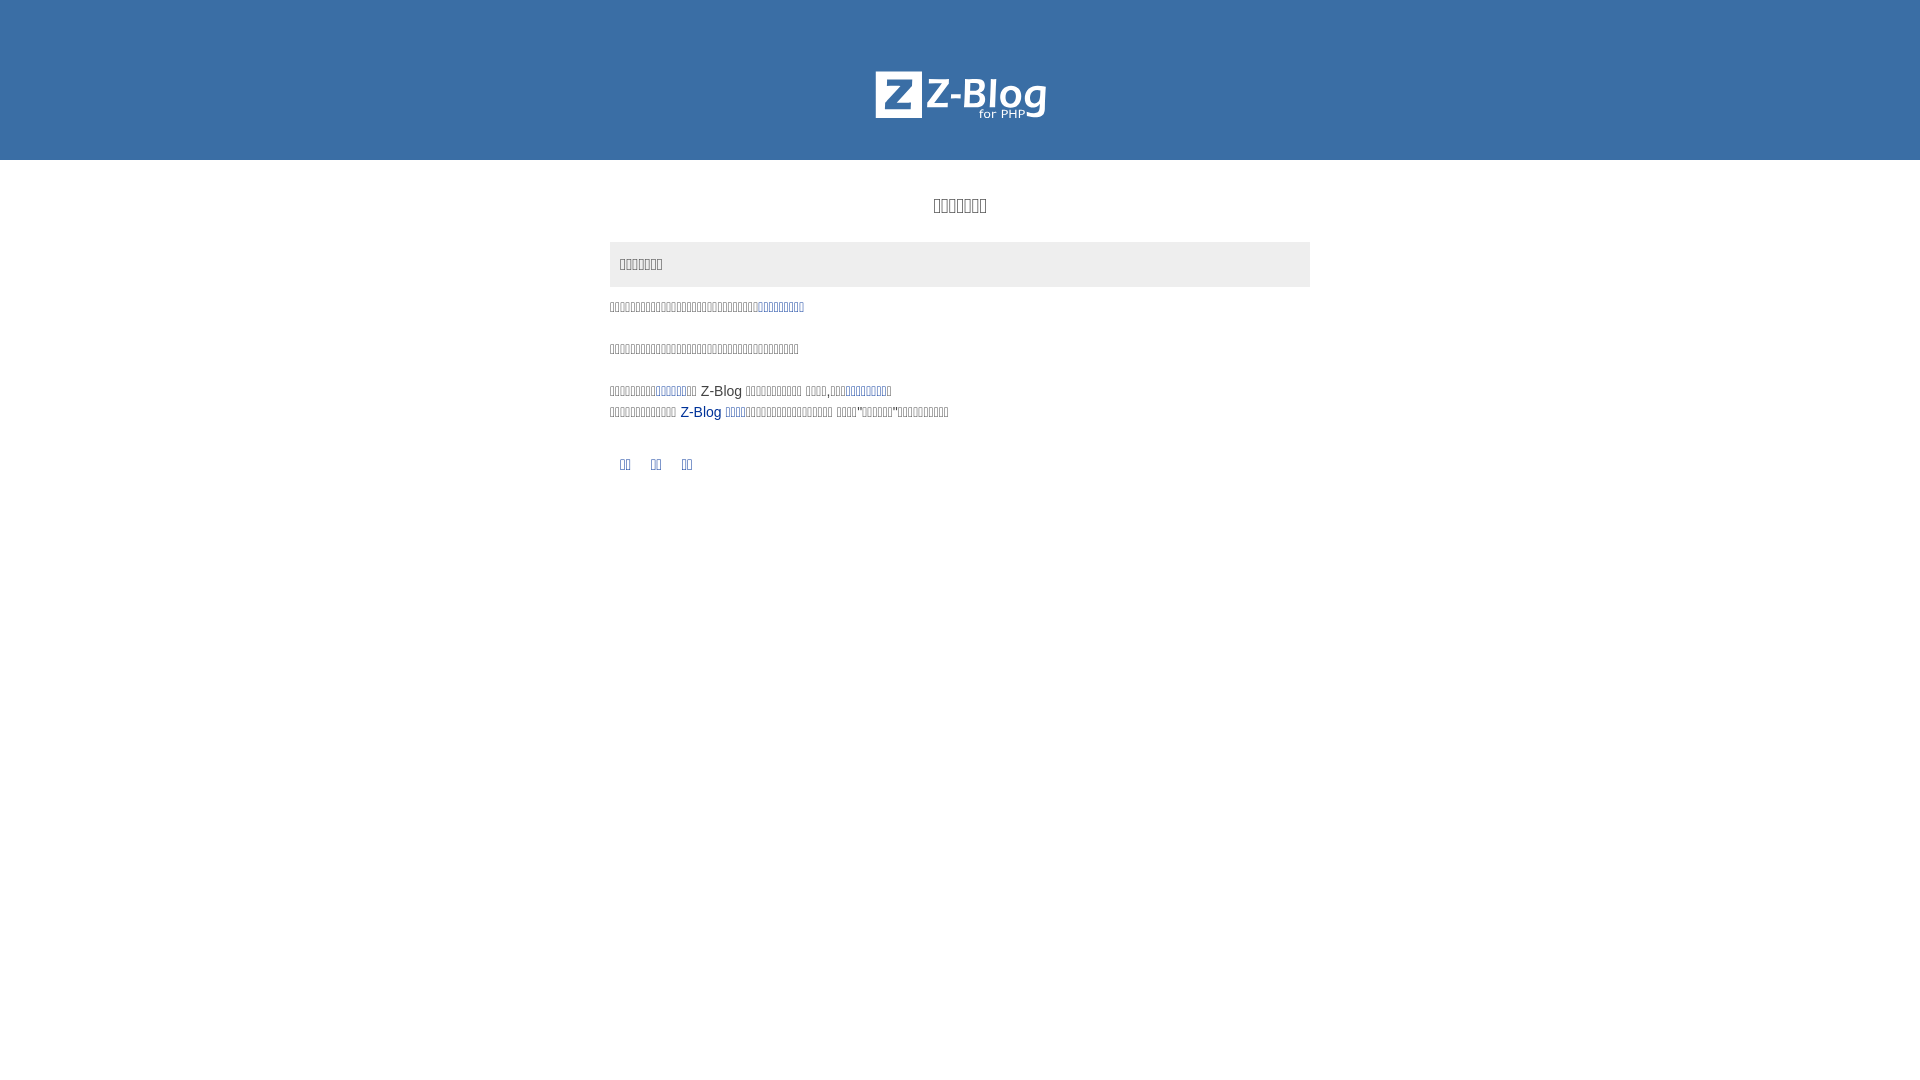  I want to click on 'Z-BlogPHP', so click(960, 95).